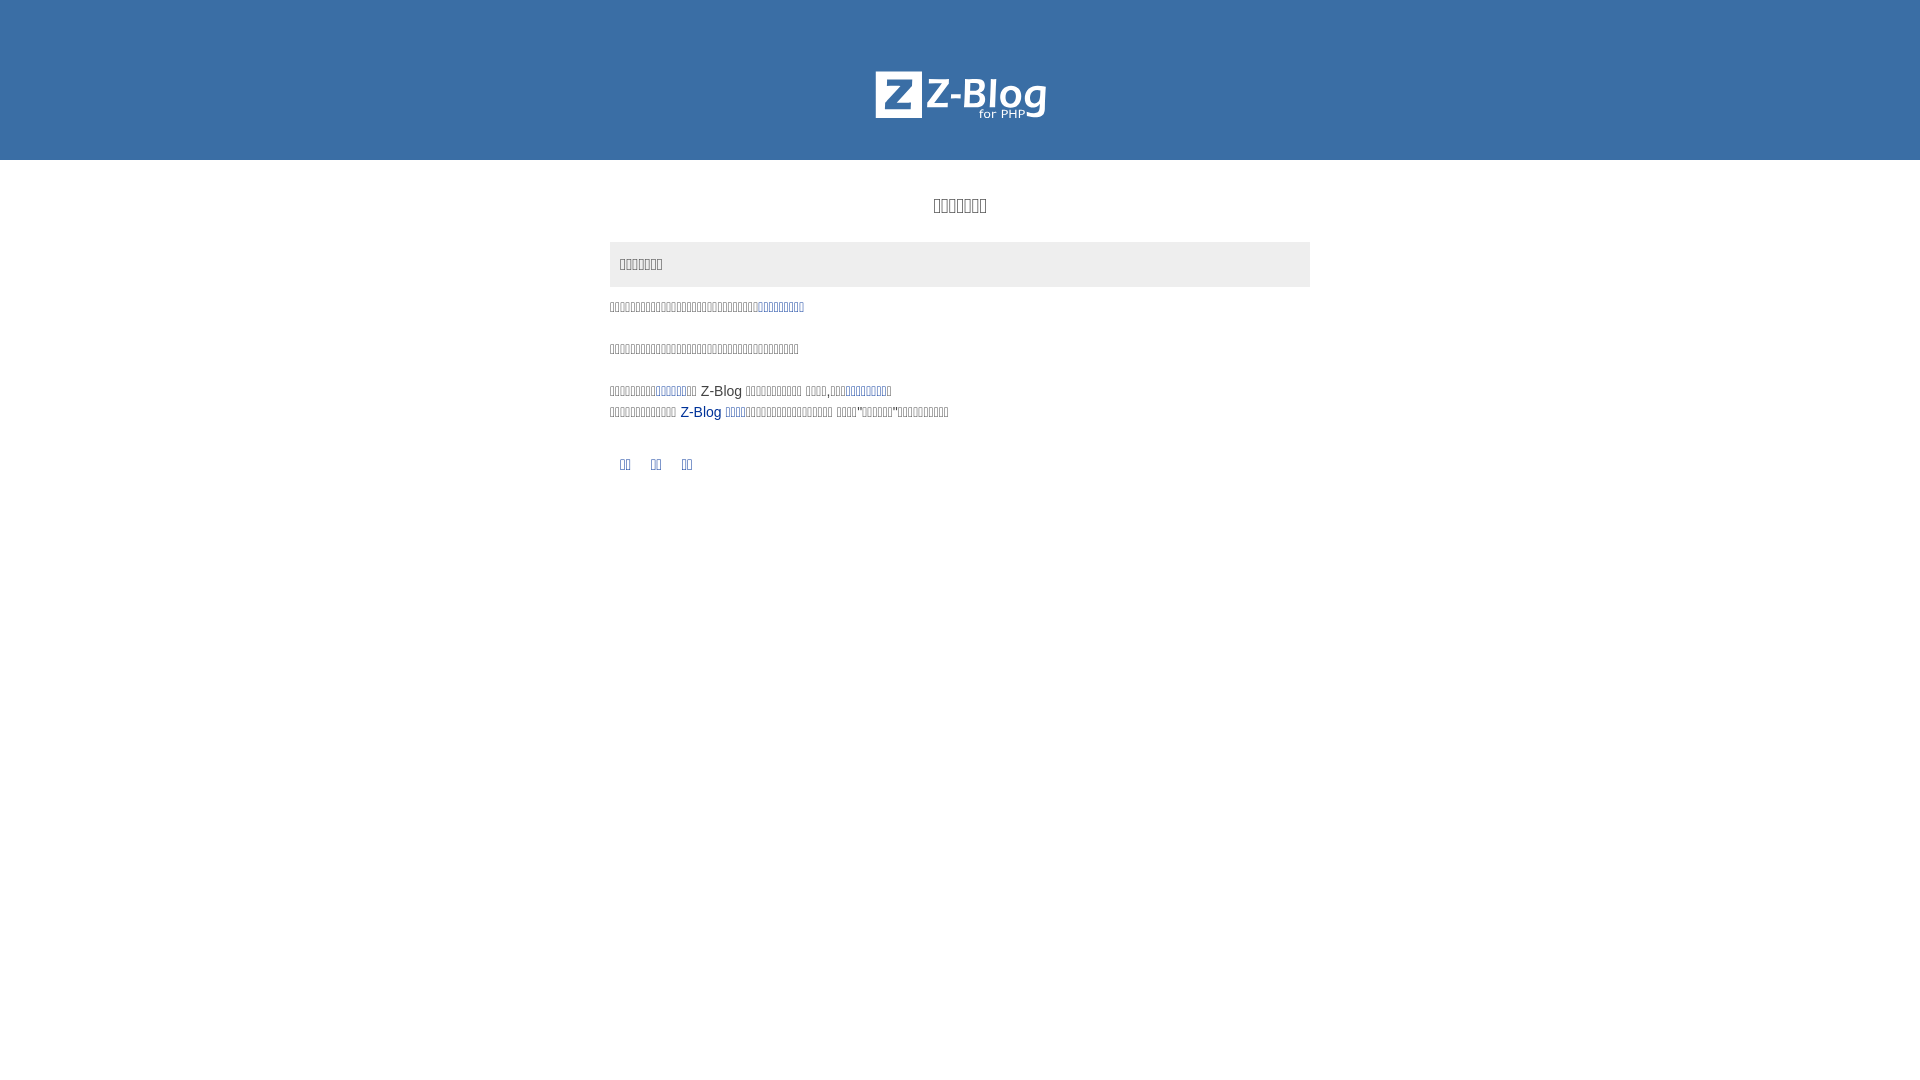  I want to click on 'Z-BlogPHP', so click(960, 95).